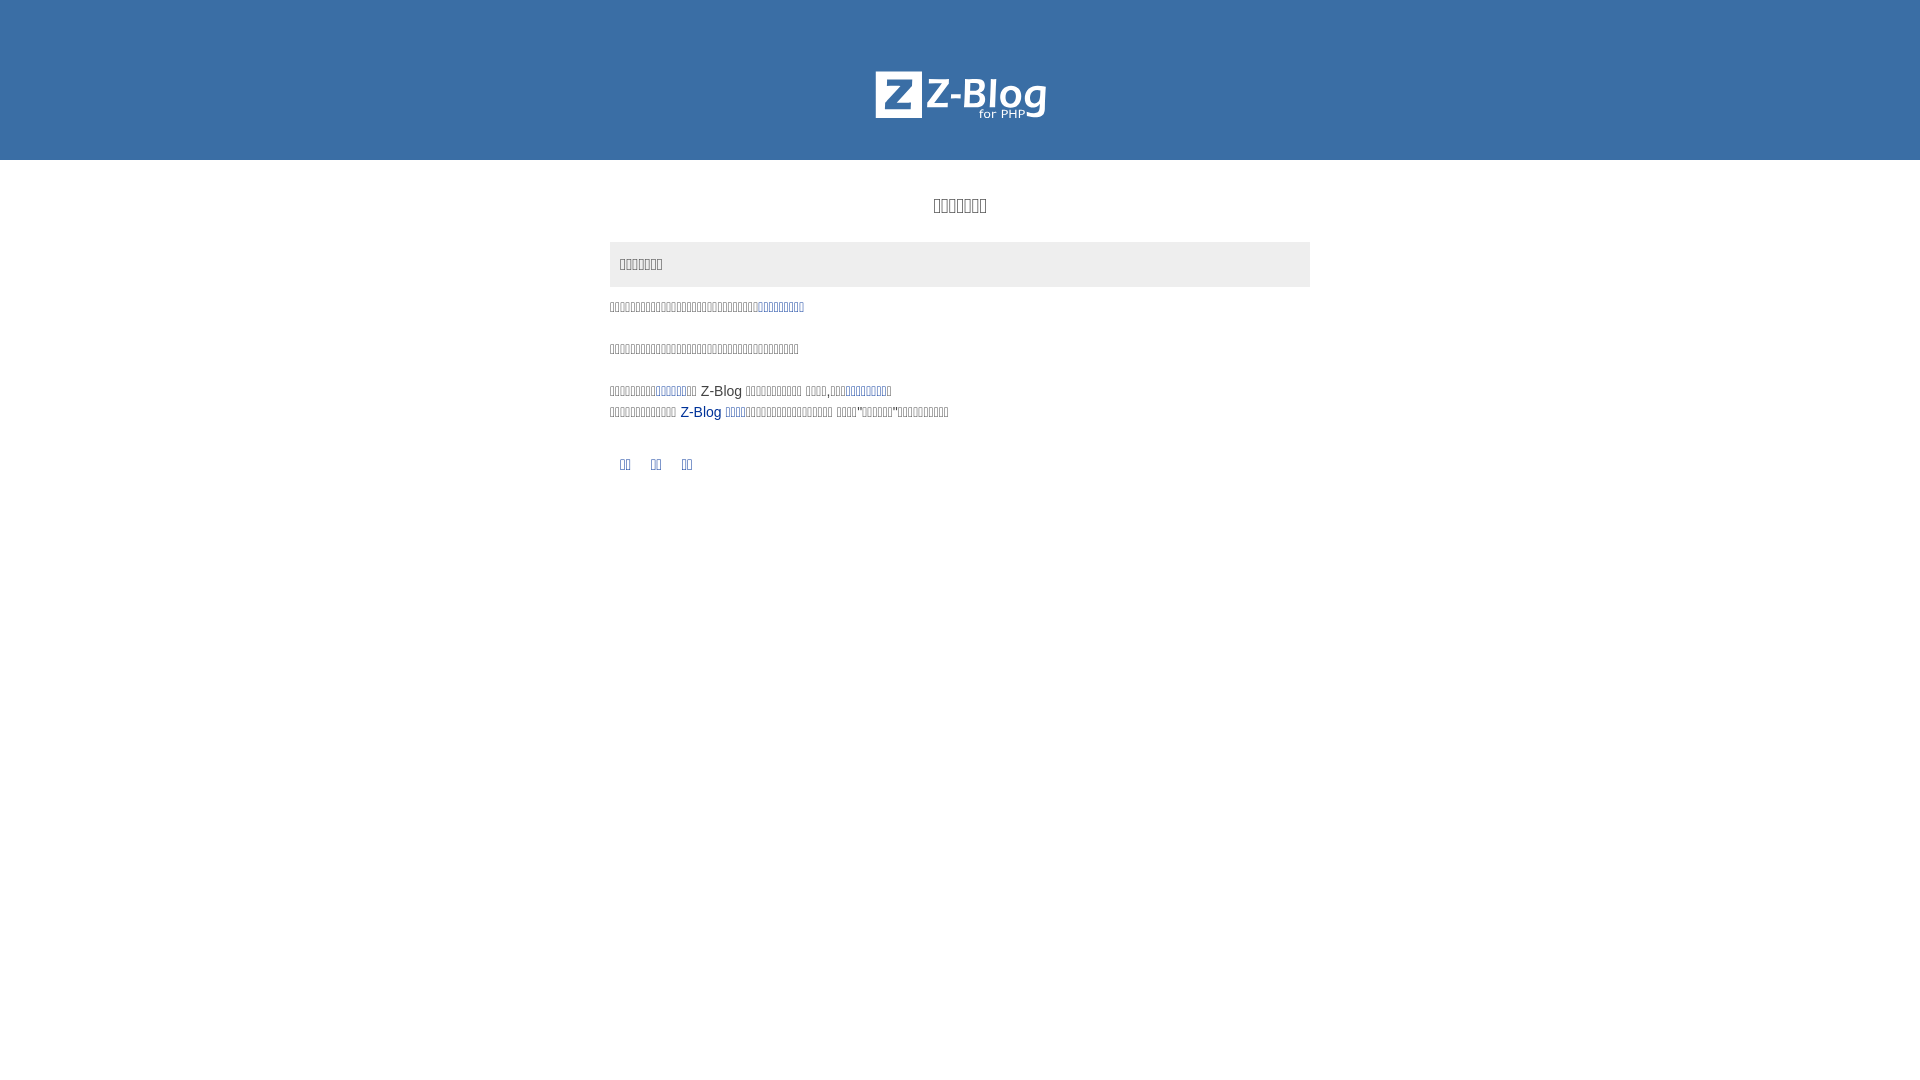  I want to click on 'Z-BlogPHP', so click(960, 95).